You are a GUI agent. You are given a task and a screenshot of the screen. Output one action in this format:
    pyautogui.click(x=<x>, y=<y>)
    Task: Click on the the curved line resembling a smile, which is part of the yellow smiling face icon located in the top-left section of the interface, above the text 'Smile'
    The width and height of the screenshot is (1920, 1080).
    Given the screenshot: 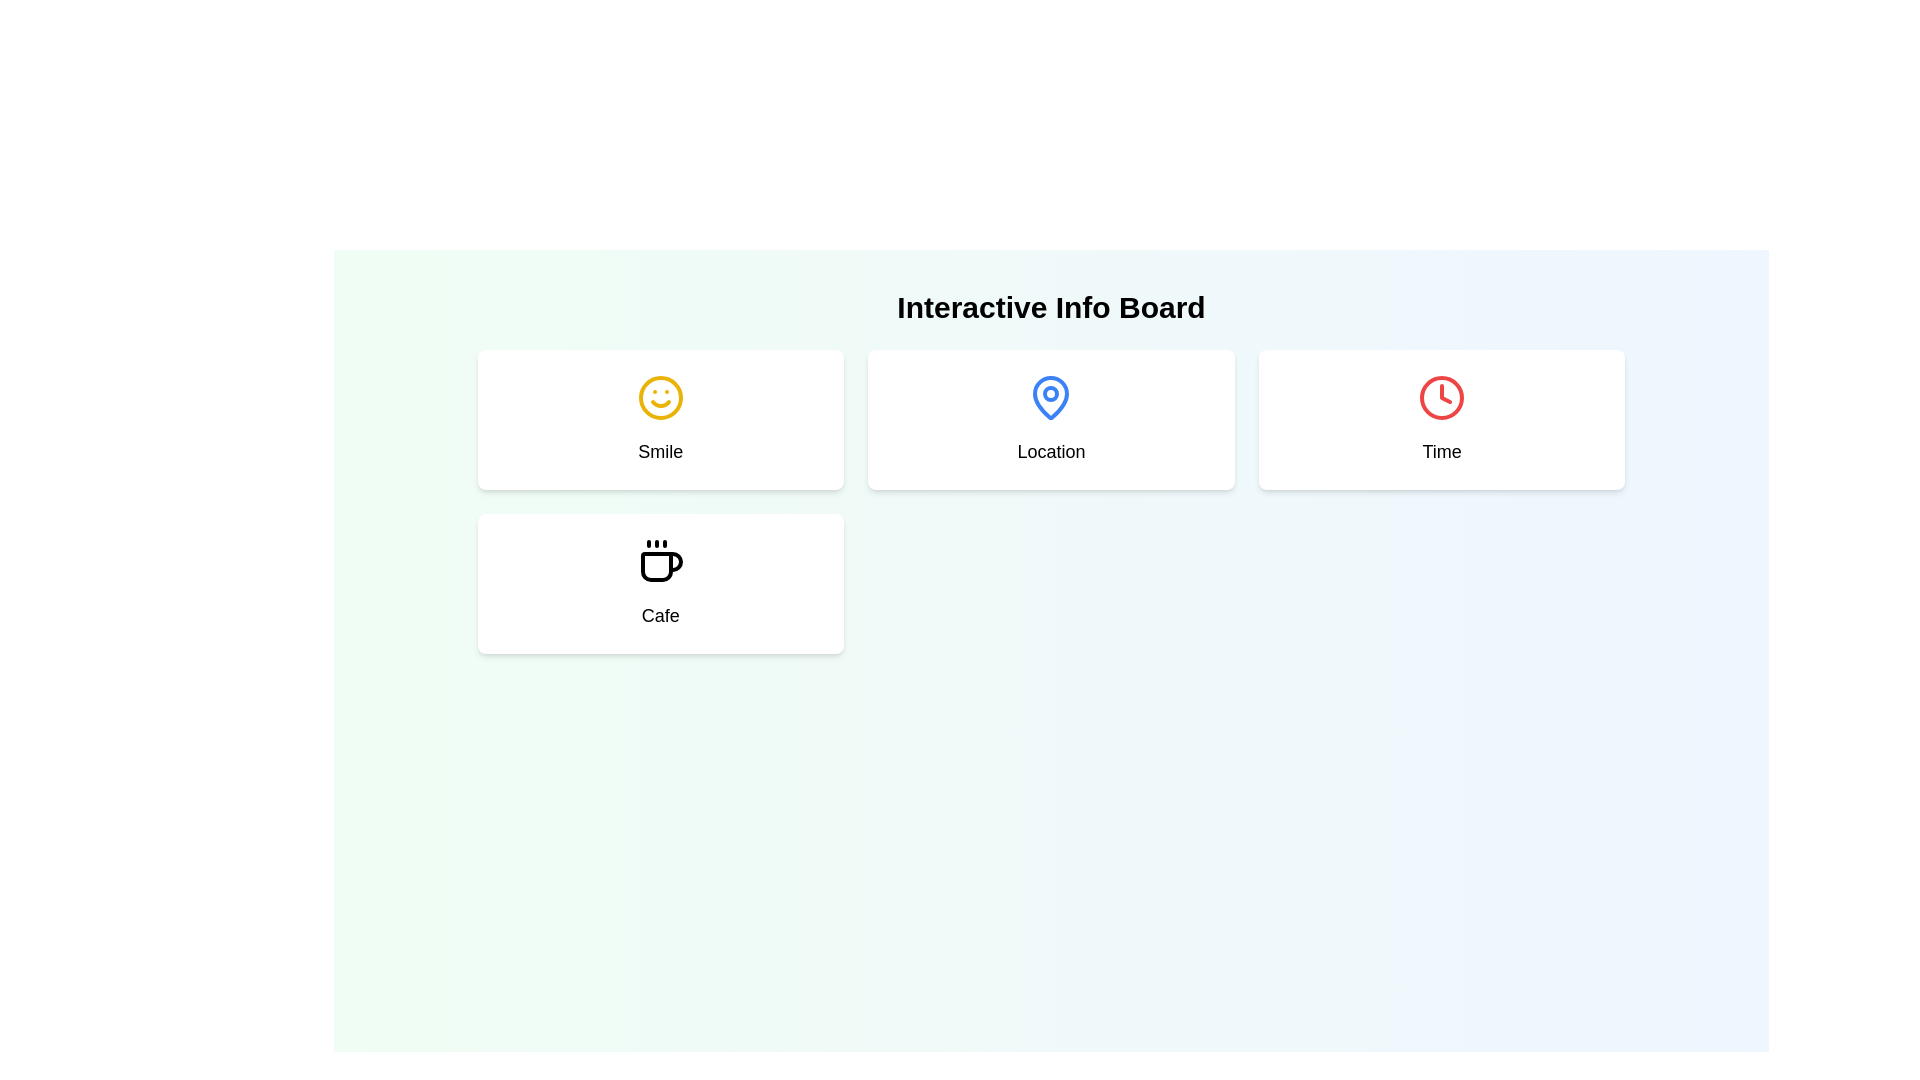 What is the action you would take?
    pyautogui.click(x=660, y=404)
    